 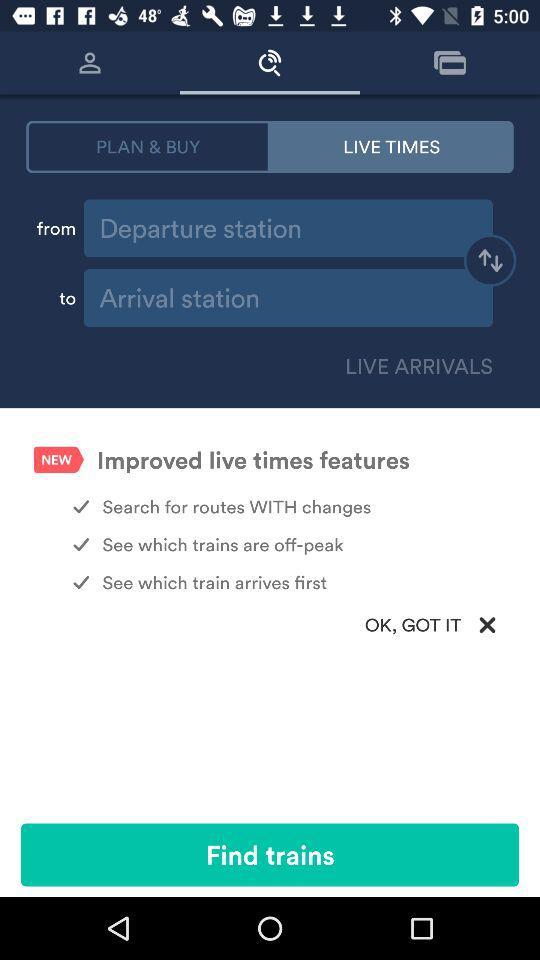 What do you see at coordinates (414, 365) in the screenshot?
I see `live arrivals icon` at bounding box center [414, 365].